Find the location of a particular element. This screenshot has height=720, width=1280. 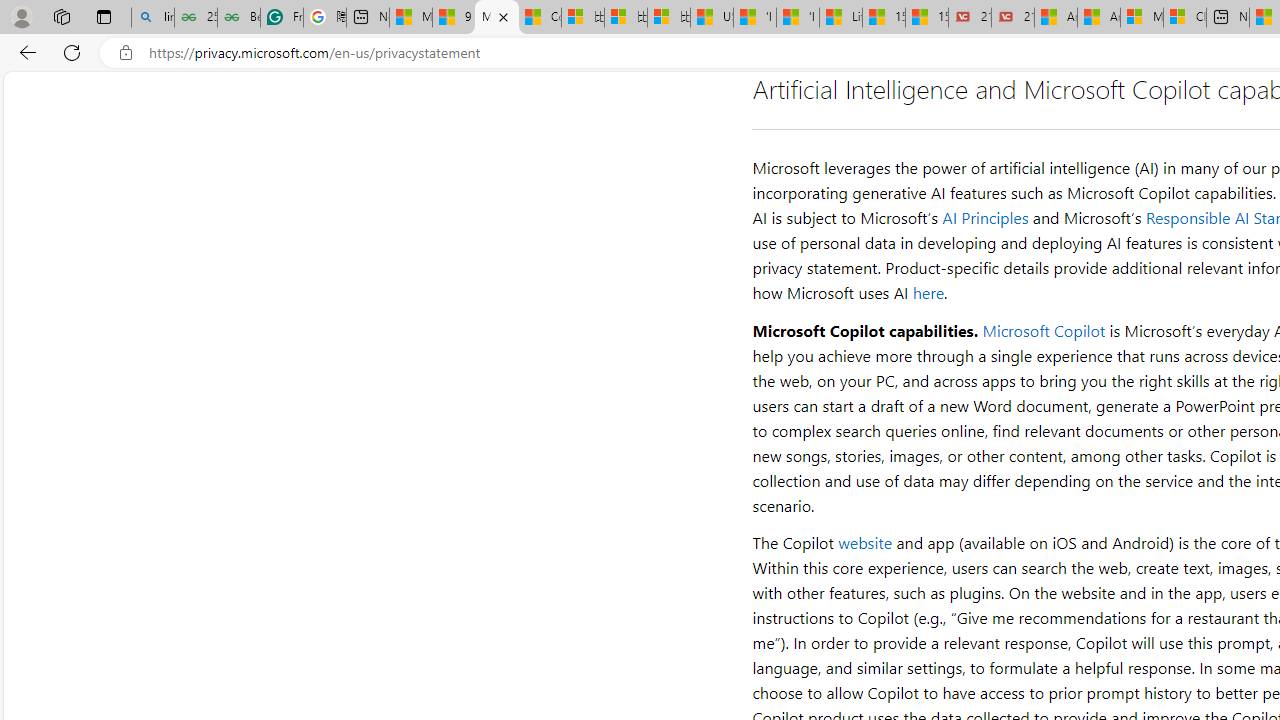

'here' is located at coordinates (927, 293).